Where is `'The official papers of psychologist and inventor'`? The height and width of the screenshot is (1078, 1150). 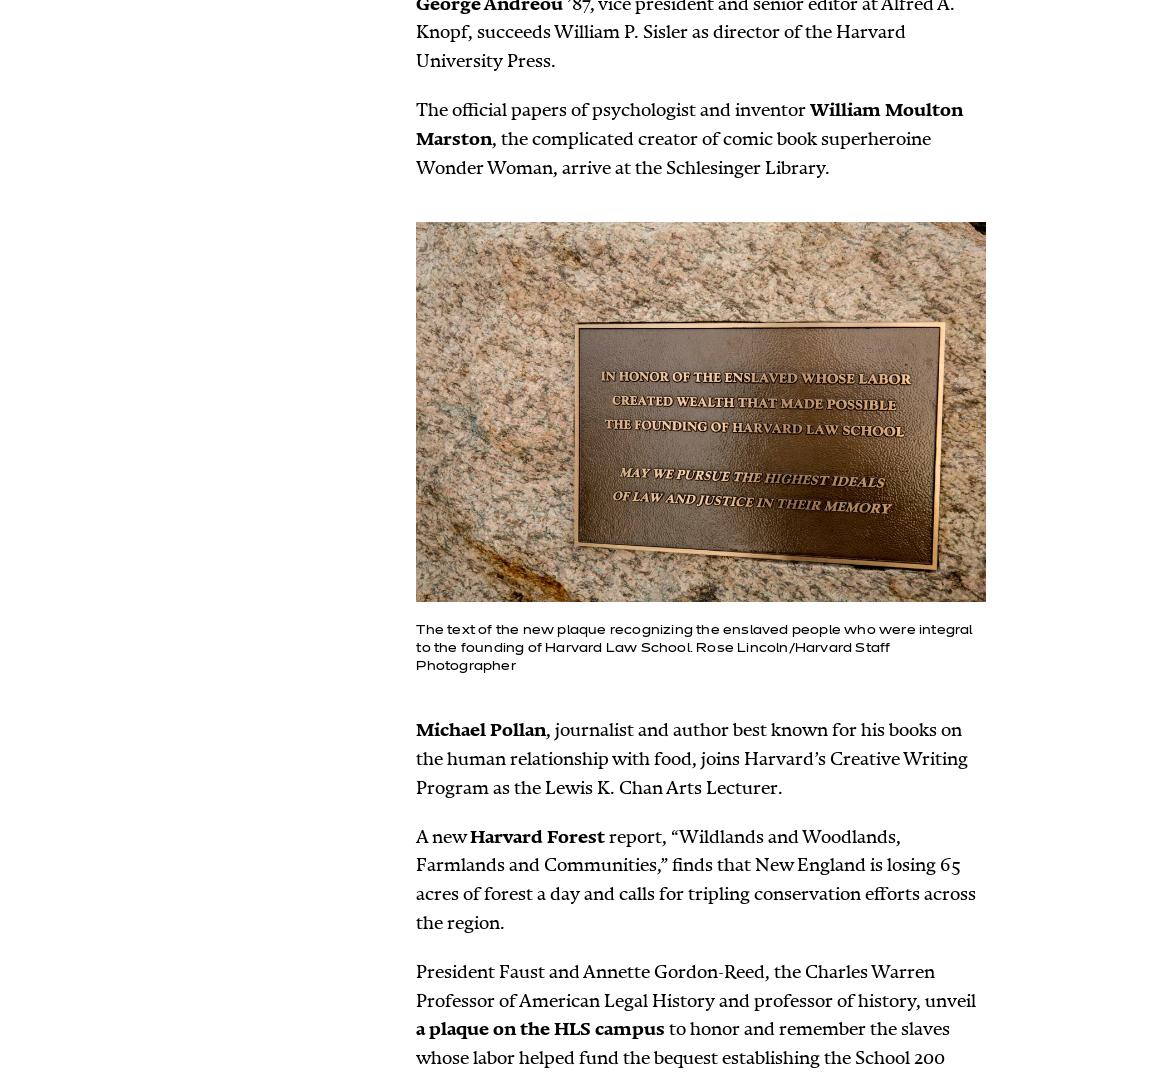 'The official papers of psychologist and inventor' is located at coordinates (611, 108).